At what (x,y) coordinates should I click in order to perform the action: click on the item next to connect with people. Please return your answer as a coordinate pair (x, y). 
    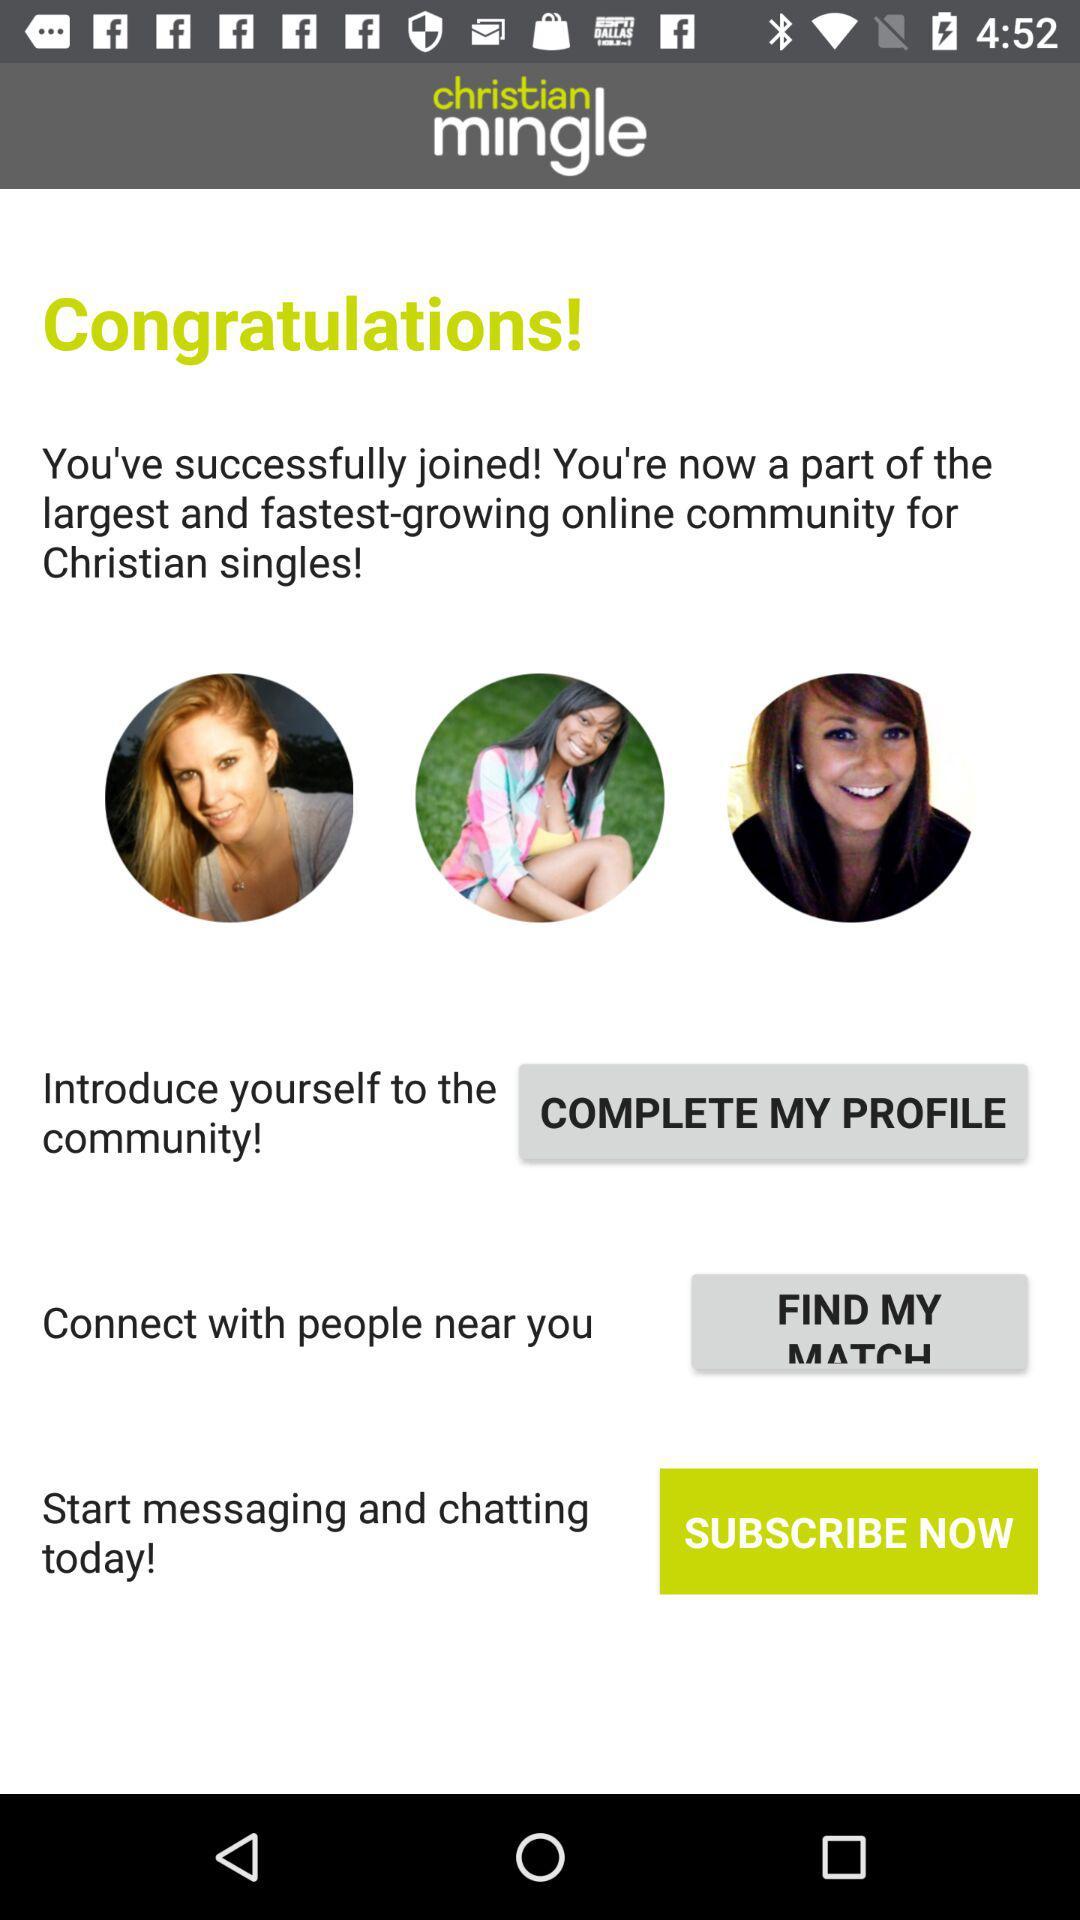
    Looking at the image, I should click on (858, 1321).